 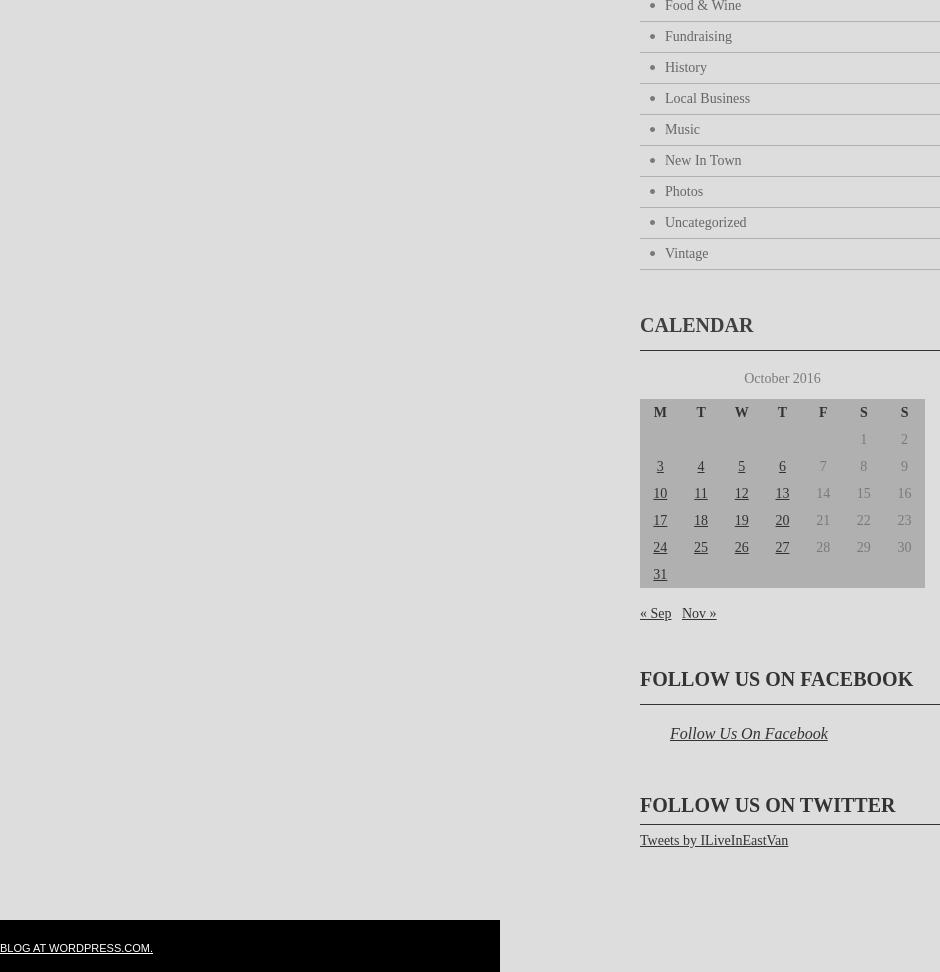 What do you see at coordinates (780, 547) in the screenshot?
I see `'27'` at bounding box center [780, 547].